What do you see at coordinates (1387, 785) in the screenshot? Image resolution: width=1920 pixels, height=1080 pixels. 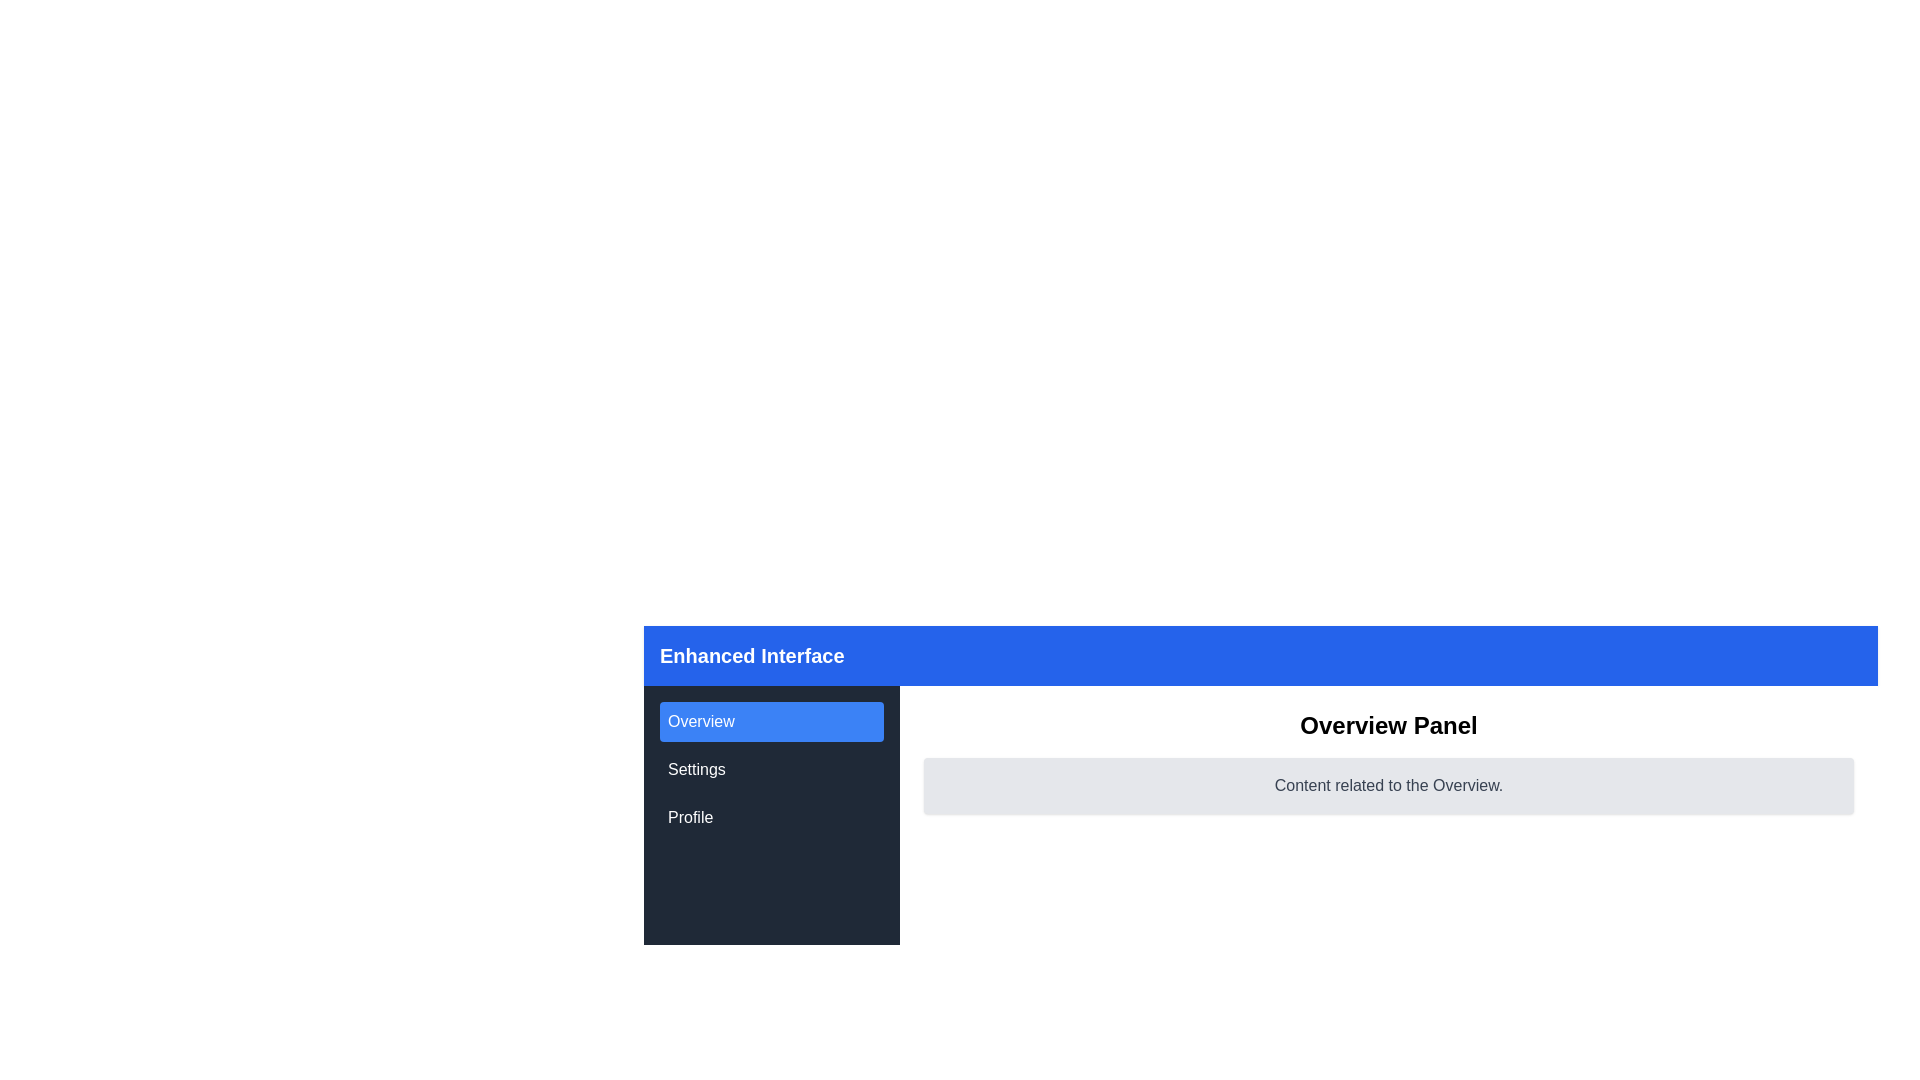 I see `the static text content in the 'Overview Panel' section, which is centrally located in a light gray rectangular box beneath the 'Overview Panel' title` at bounding box center [1387, 785].